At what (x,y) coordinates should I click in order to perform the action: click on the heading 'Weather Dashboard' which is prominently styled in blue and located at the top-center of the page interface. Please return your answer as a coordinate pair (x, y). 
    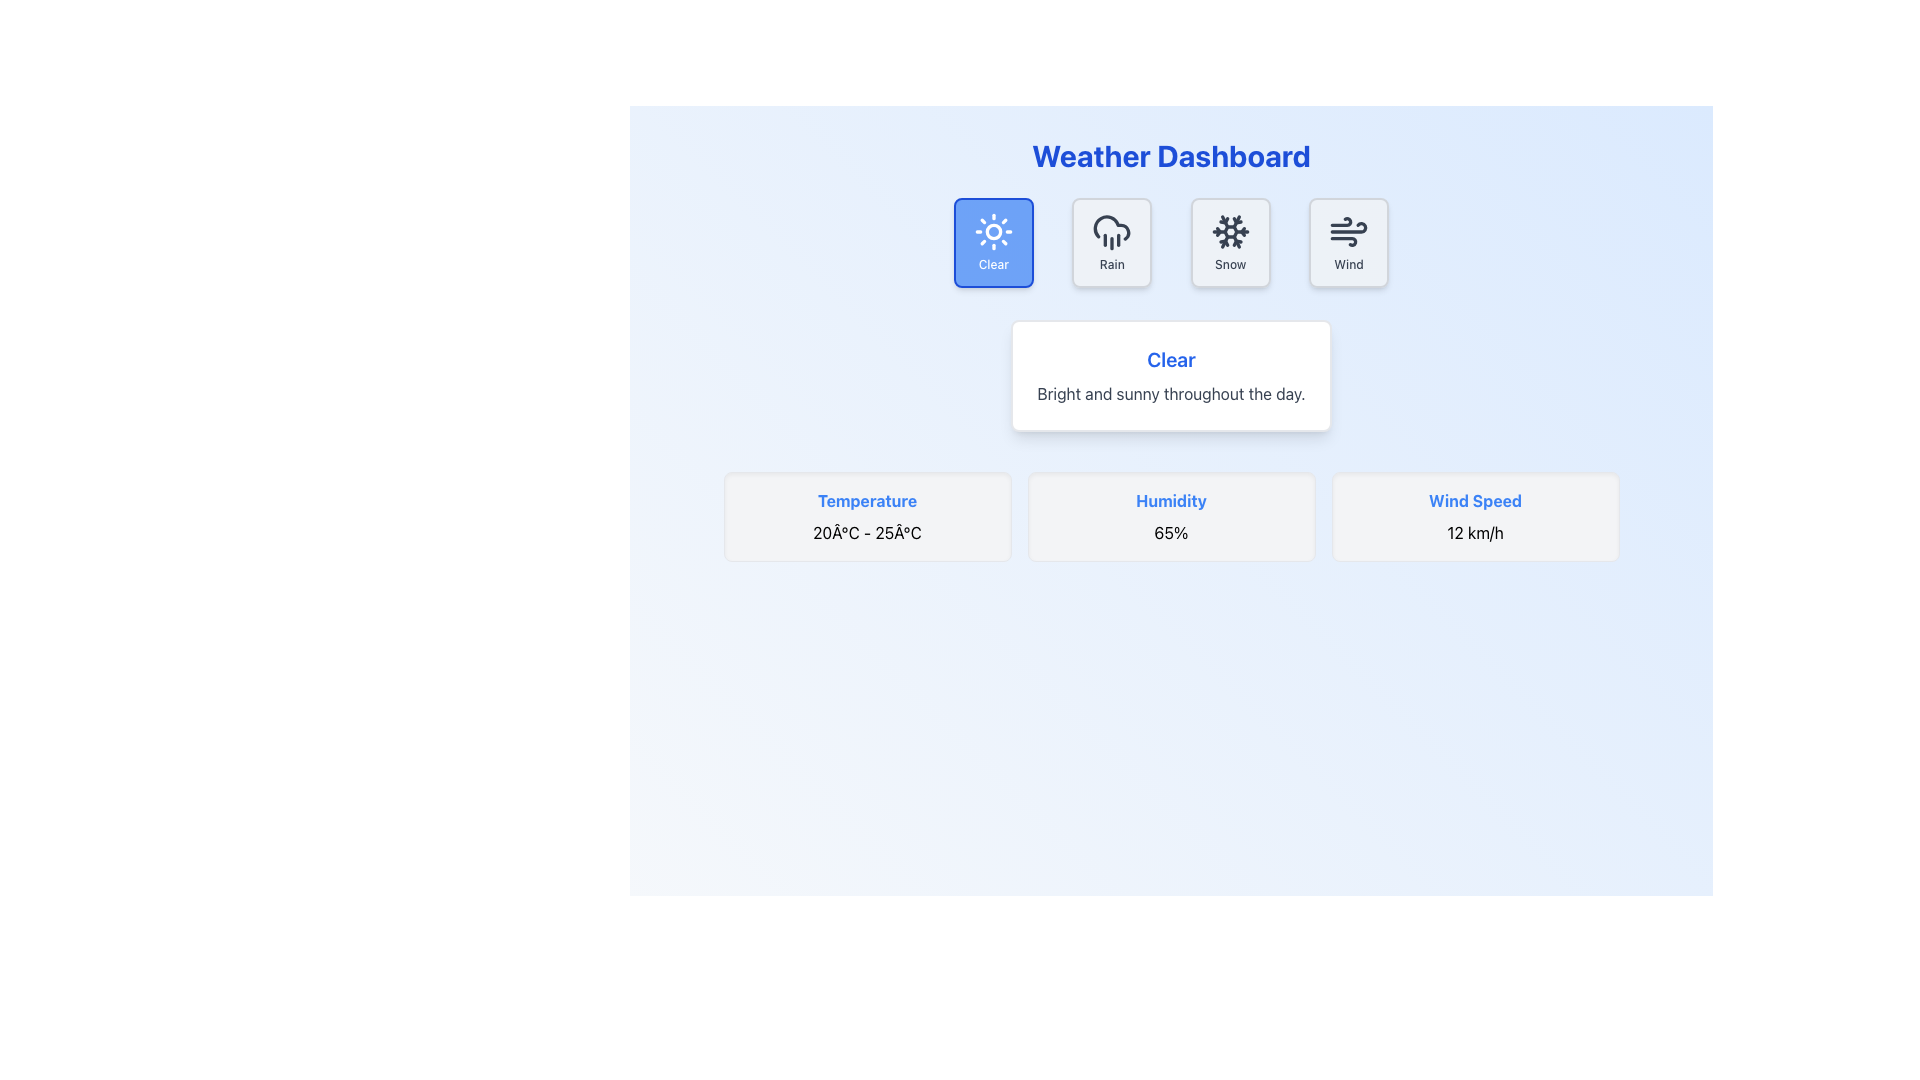
    Looking at the image, I should click on (1171, 154).